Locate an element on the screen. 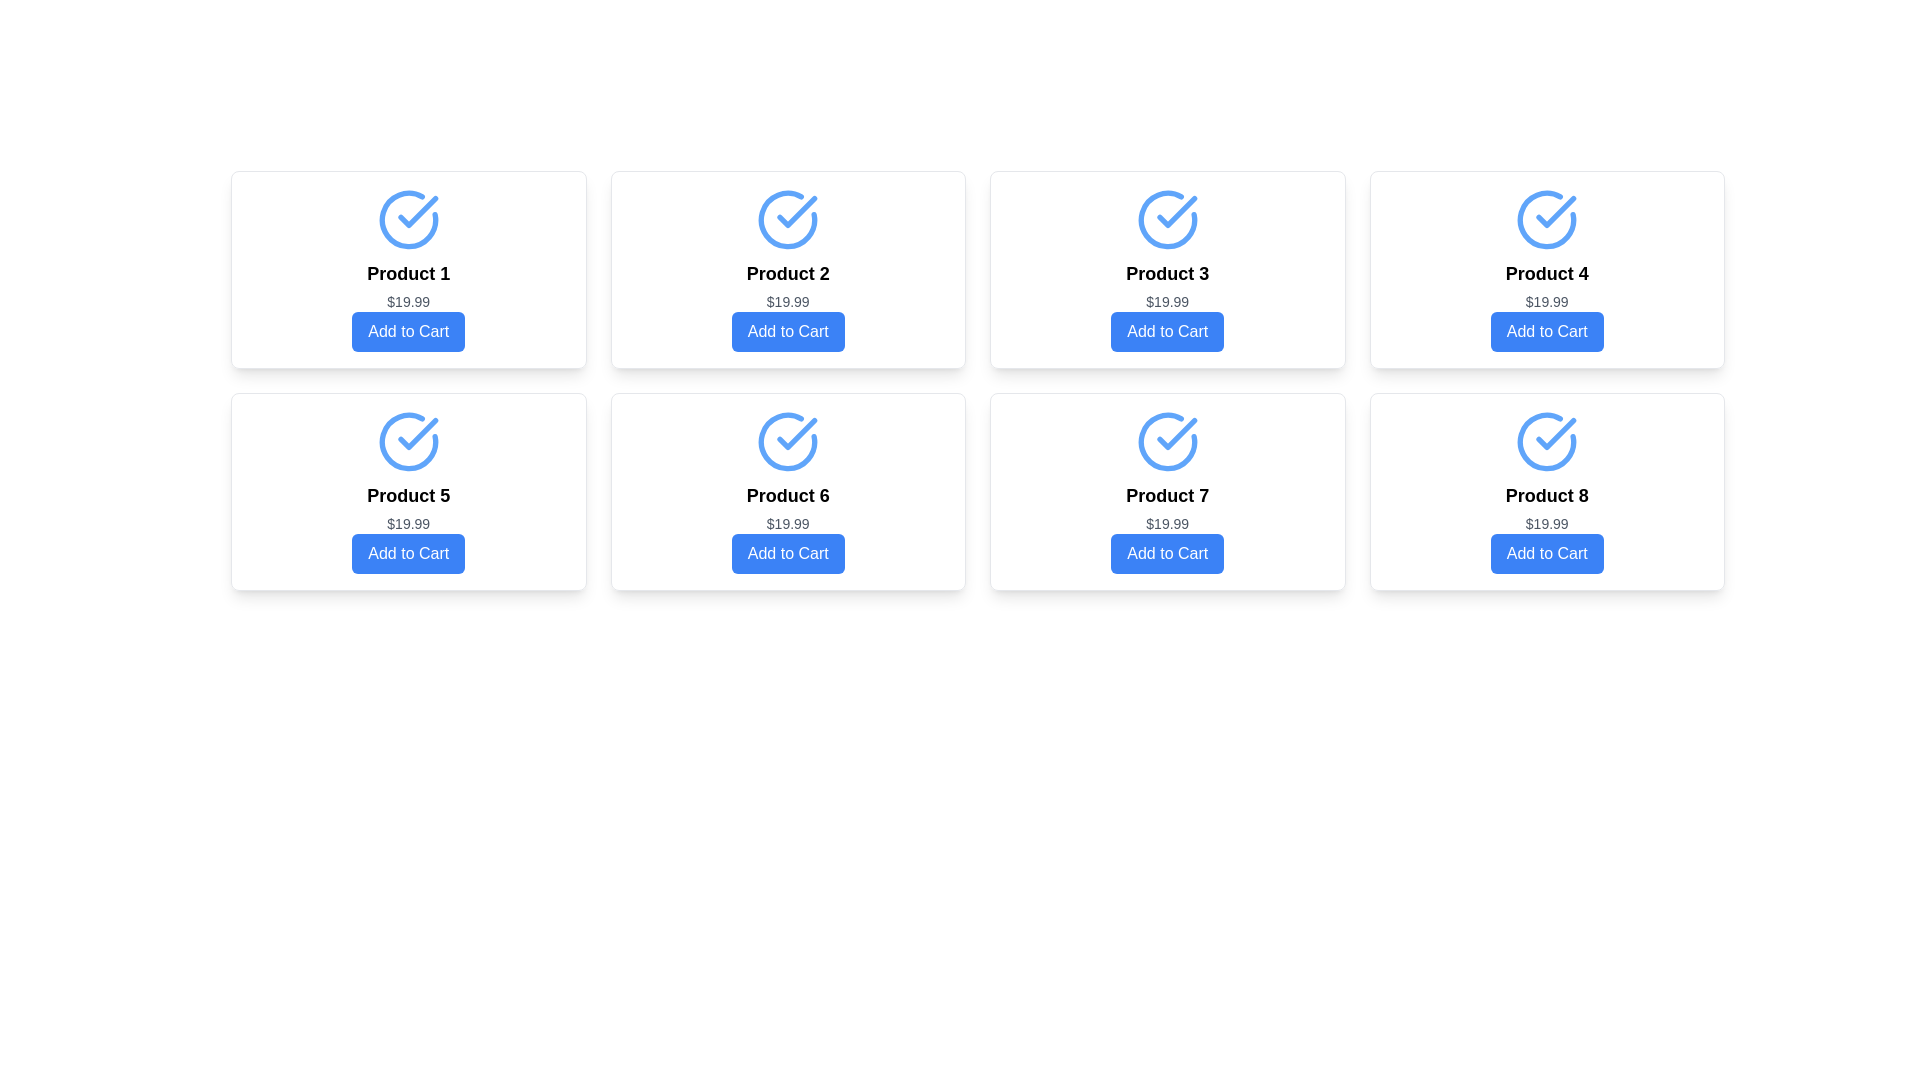 The image size is (1920, 1080). the 'Add to Cart' button for 'Product 1' located in the top-left product card is located at coordinates (407, 330).